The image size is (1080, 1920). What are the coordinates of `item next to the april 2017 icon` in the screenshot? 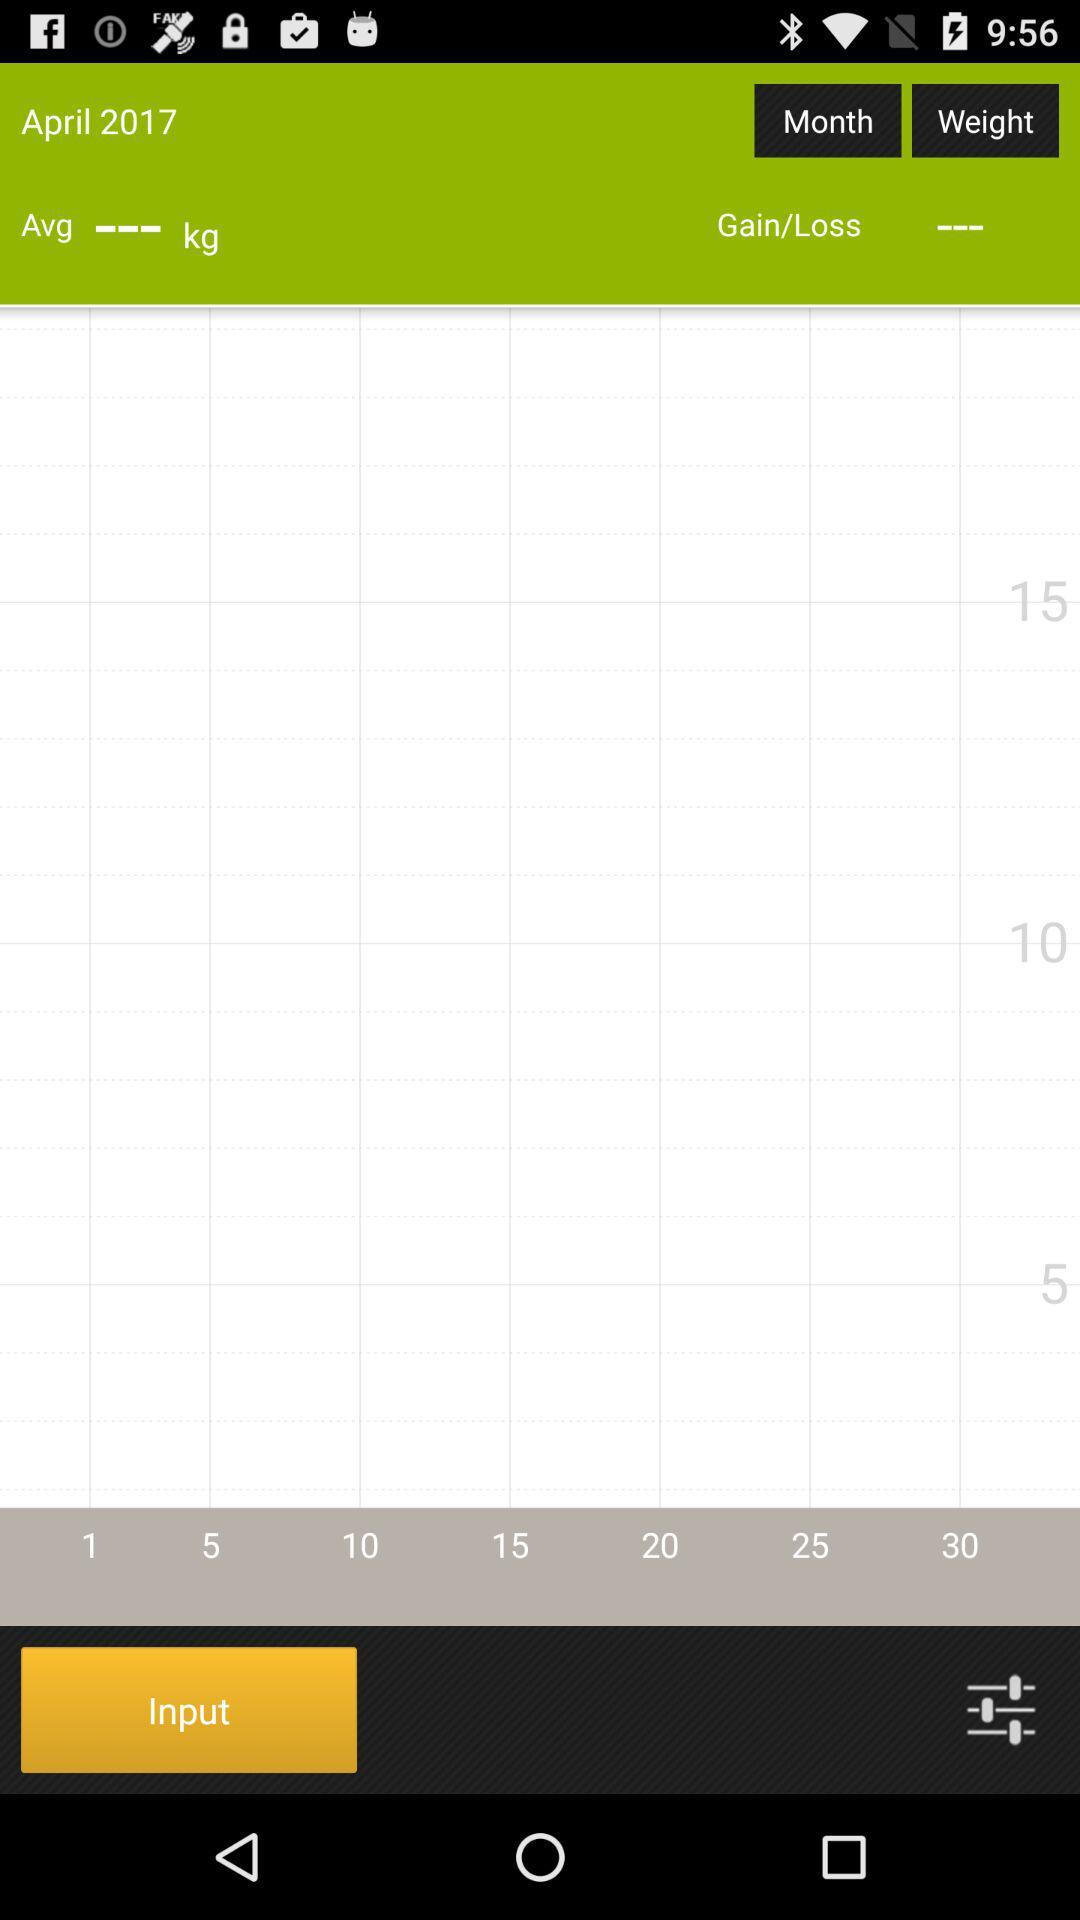 It's located at (828, 119).